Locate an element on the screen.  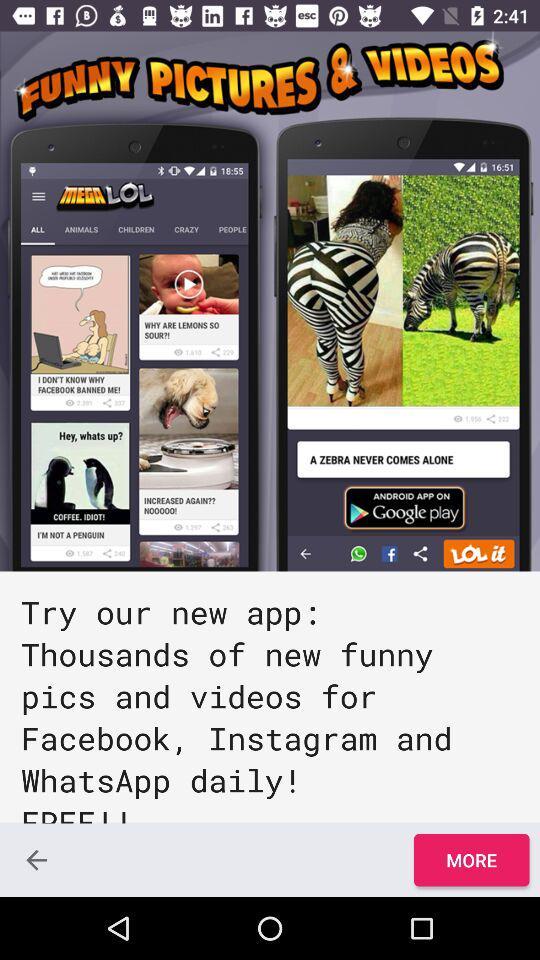
item below the try our new is located at coordinates (36, 859).